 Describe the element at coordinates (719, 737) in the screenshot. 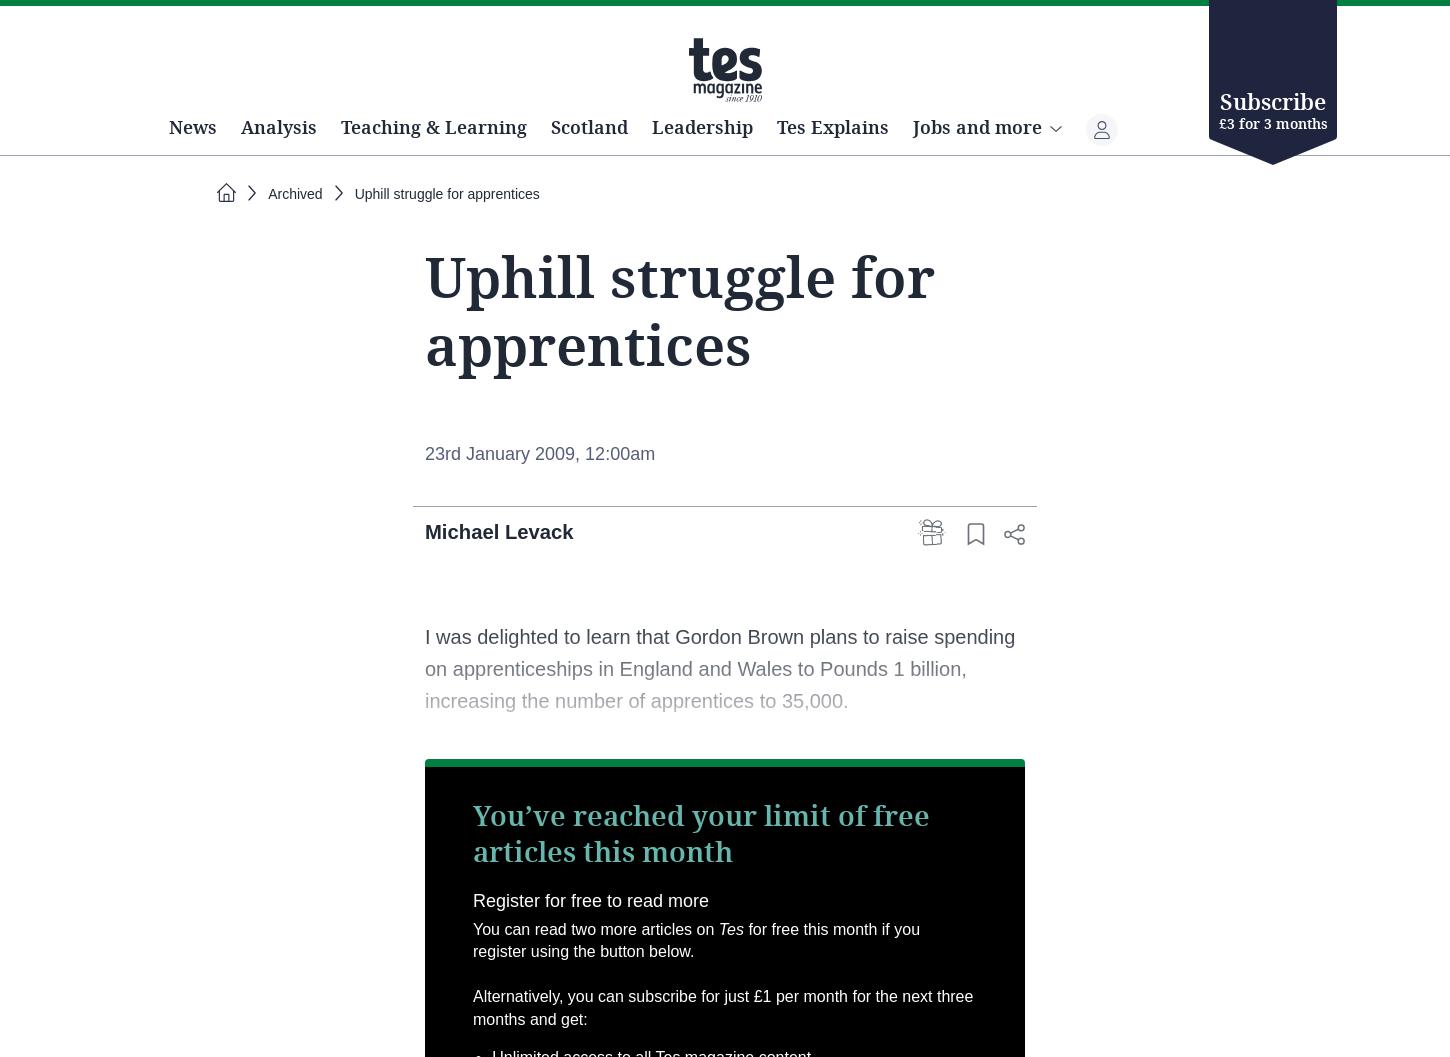

I see `'I was delighted to learn that Gordon Brown plans to raise spending on apprenticeships in England and Wales to Pounds 1 billion, increasing the number of apprentices to 35,000.'` at that location.